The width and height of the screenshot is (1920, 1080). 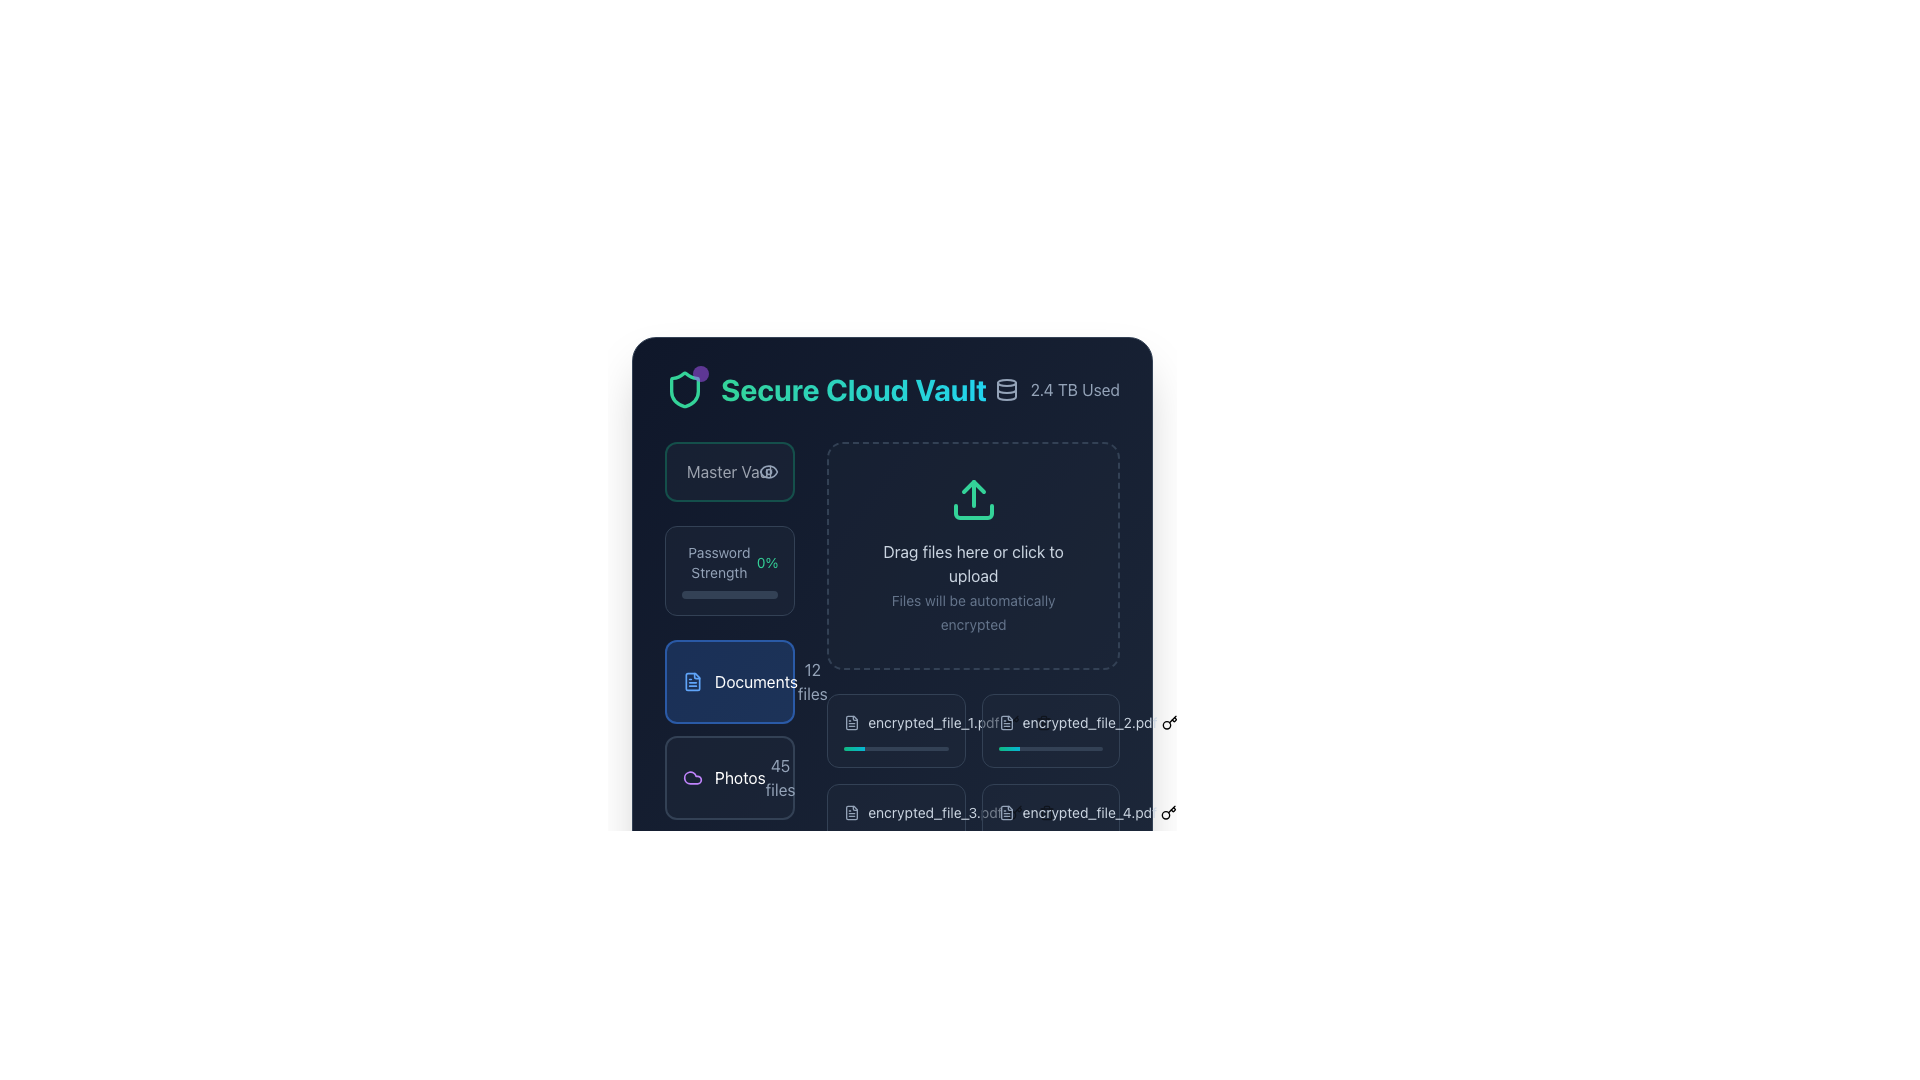 I want to click on the 'Documents' icon, which visually represents the 'Documents' category, so click(x=692, y=681).